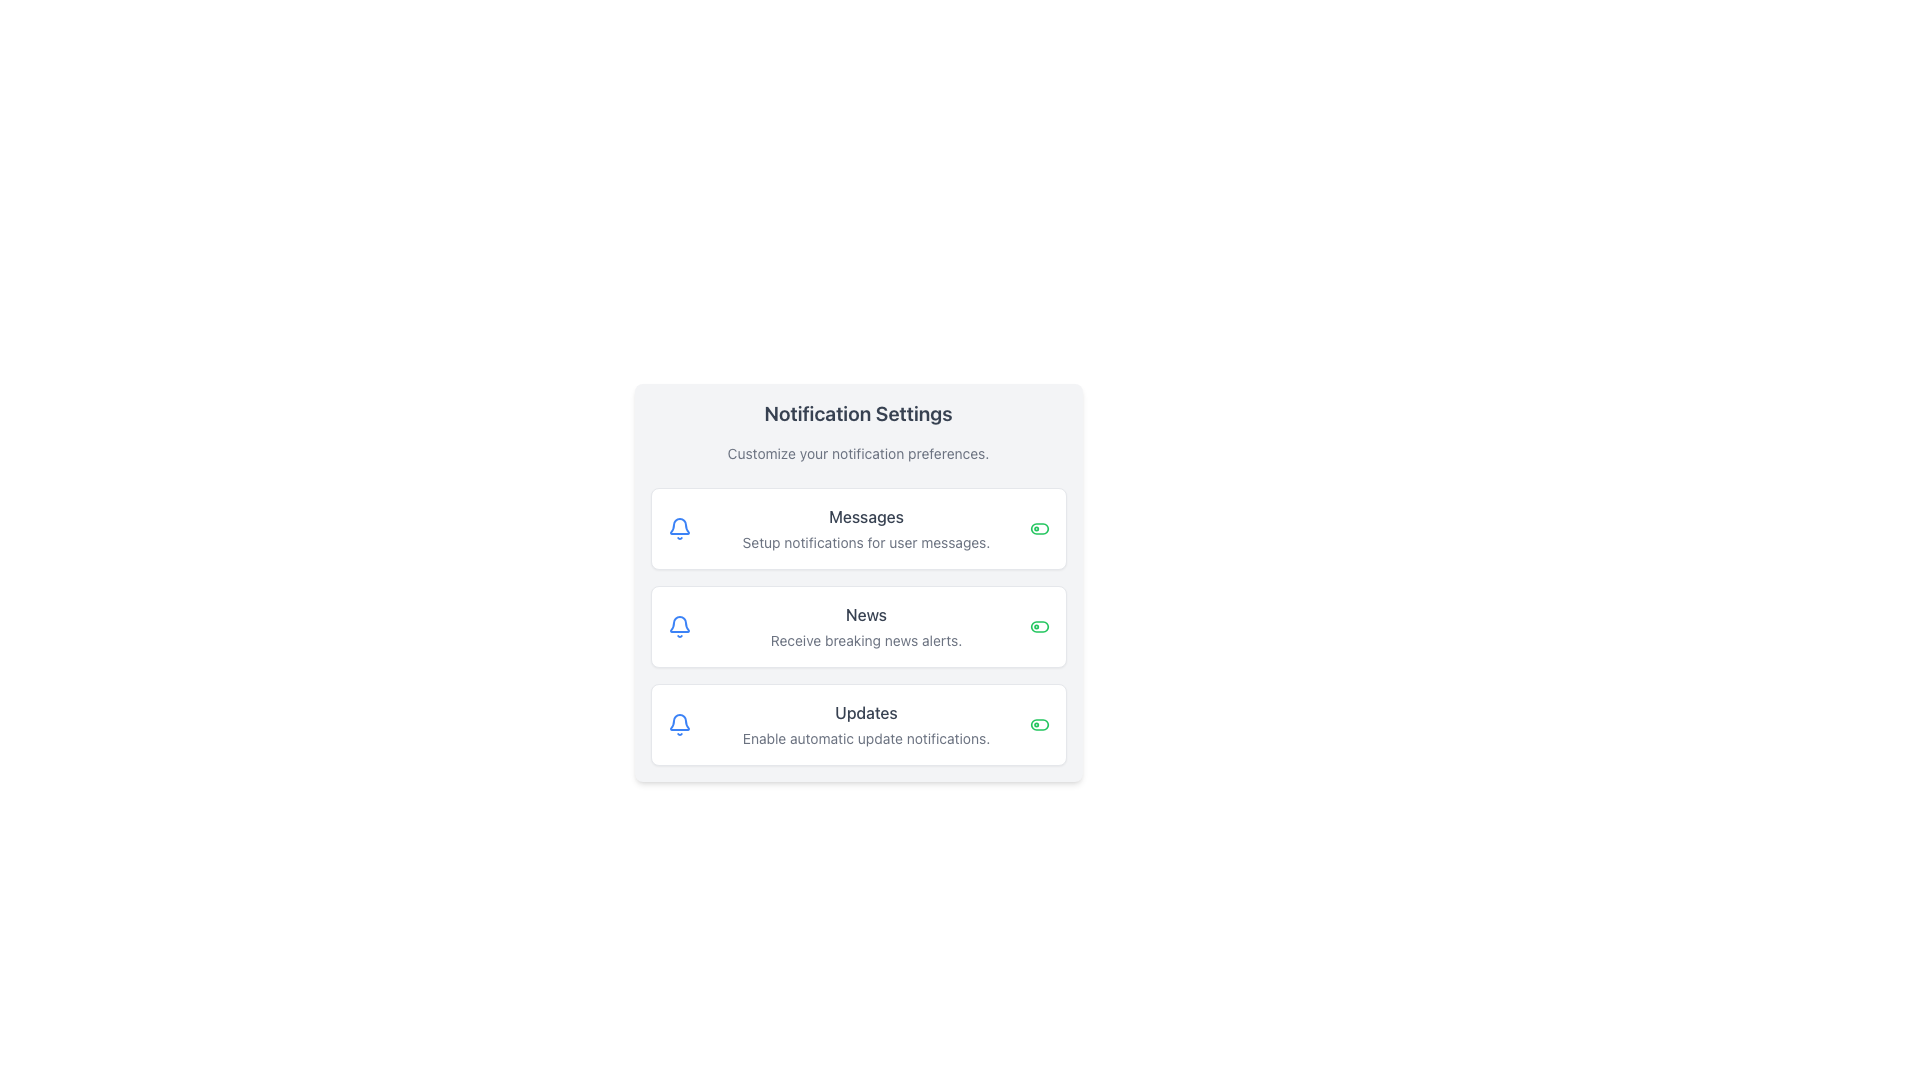 Image resolution: width=1920 pixels, height=1080 pixels. I want to click on the 'News' notification icon, which serves as a visual identifier for 'News' related notifications and is positioned to the left of the text 'Receive breaking news alerts.', so click(679, 626).